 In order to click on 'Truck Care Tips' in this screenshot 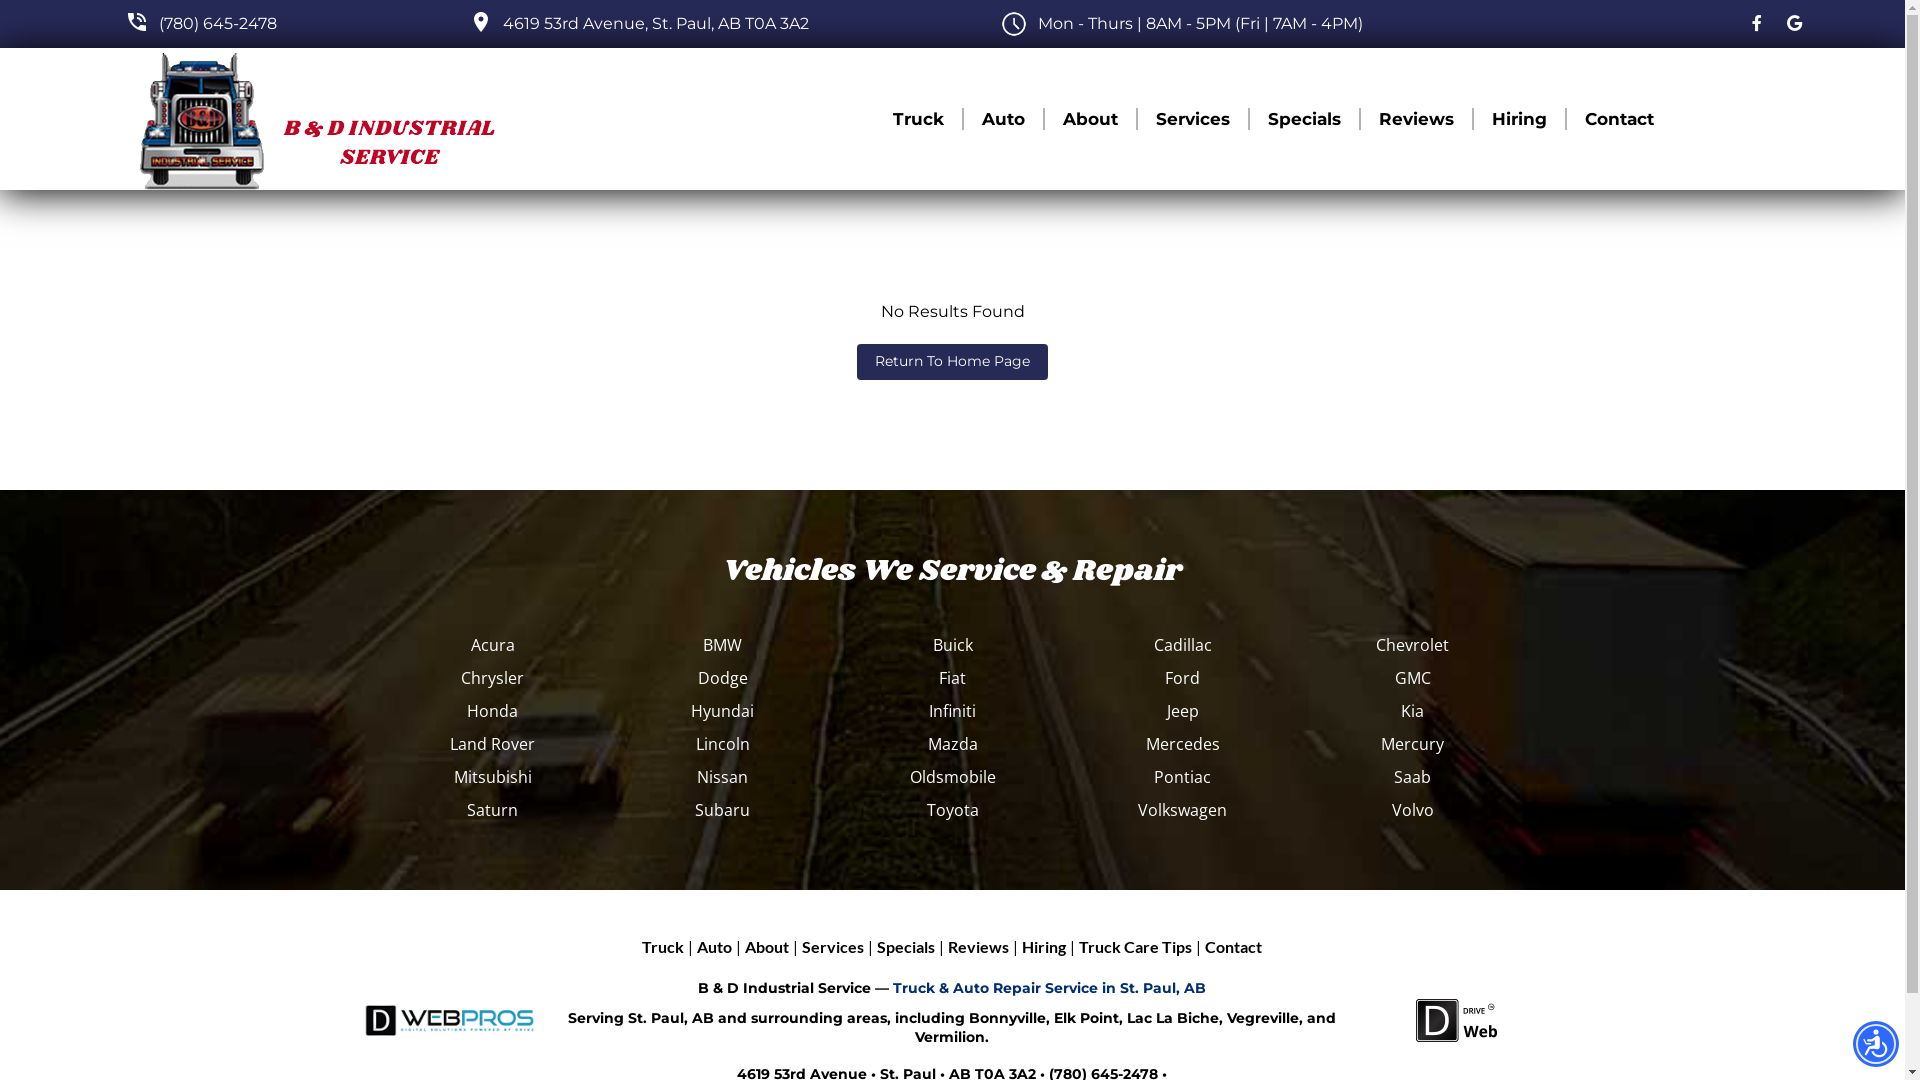, I will do `click(1135, 946)`.